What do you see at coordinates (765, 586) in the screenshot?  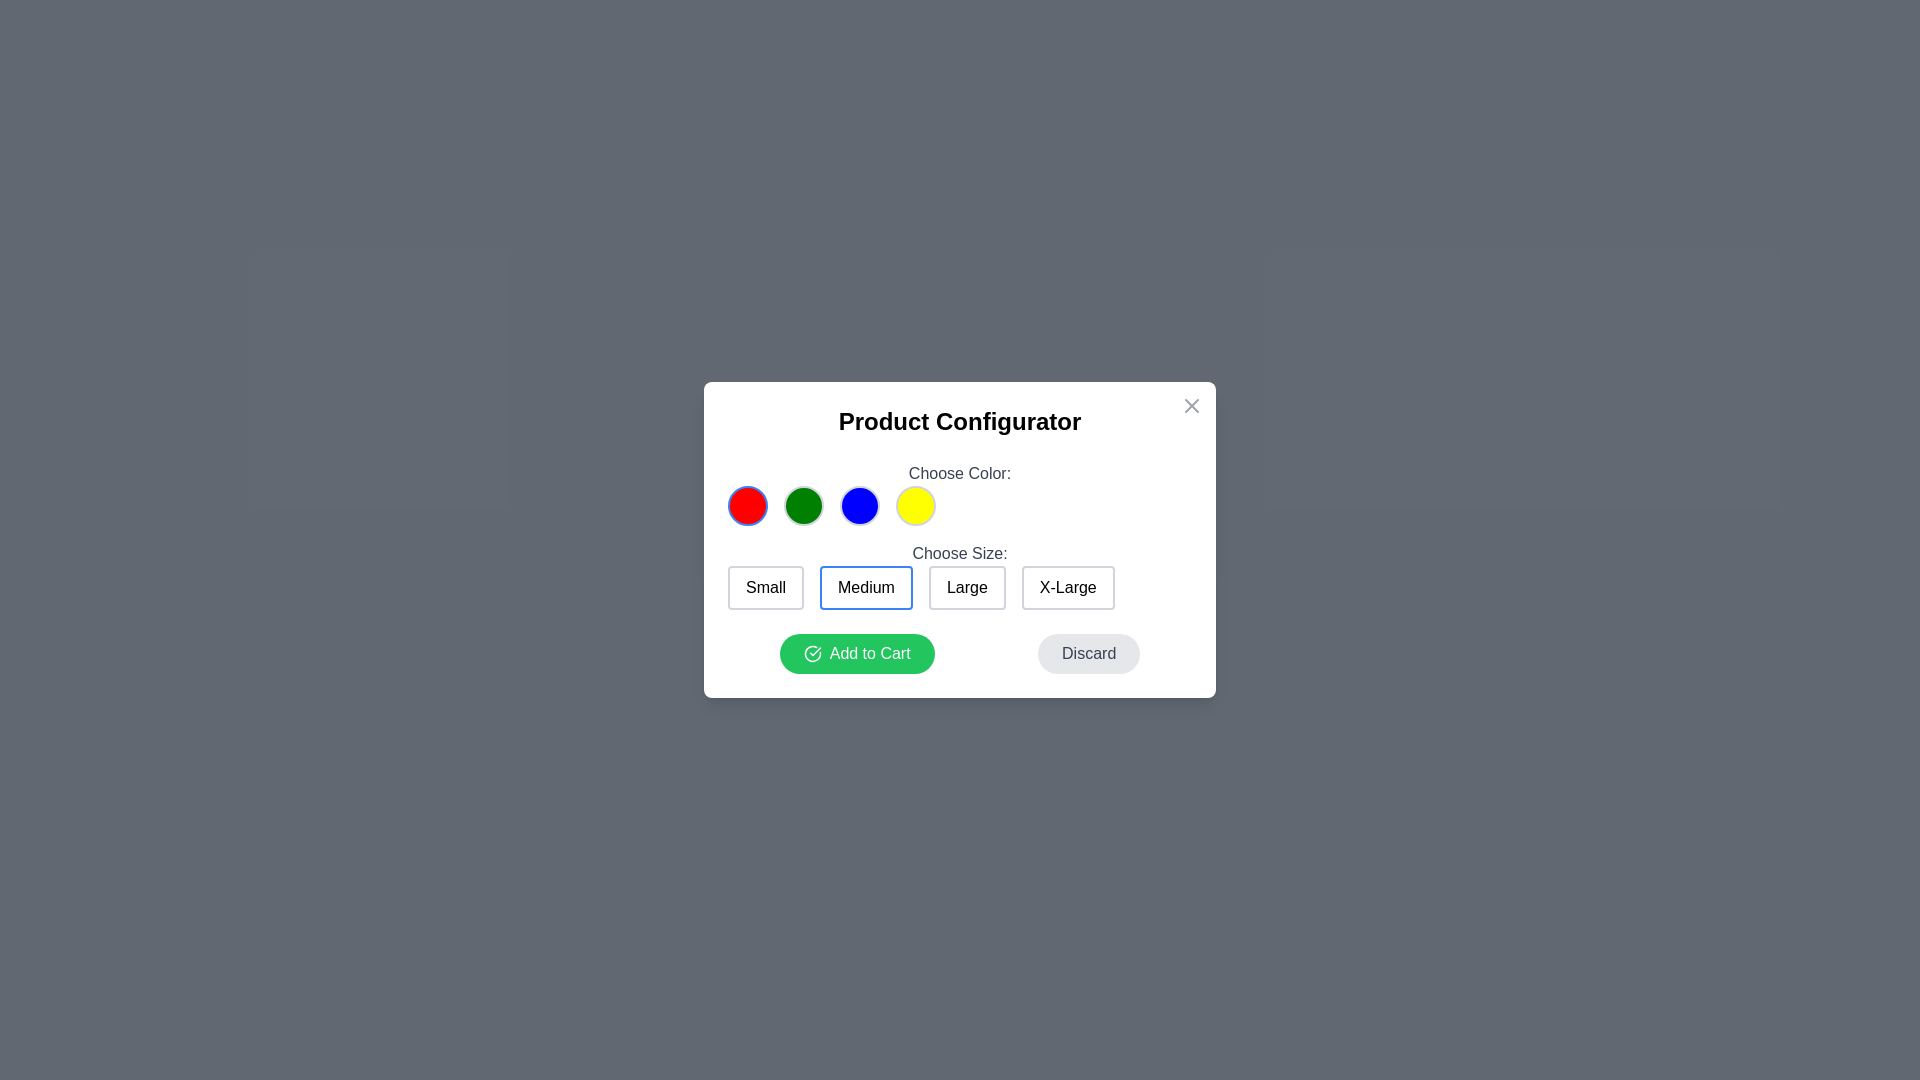 I see `the 'Small' size option button located in the 'Product Configurator' modal dialog` at bounding box center [765, 586].